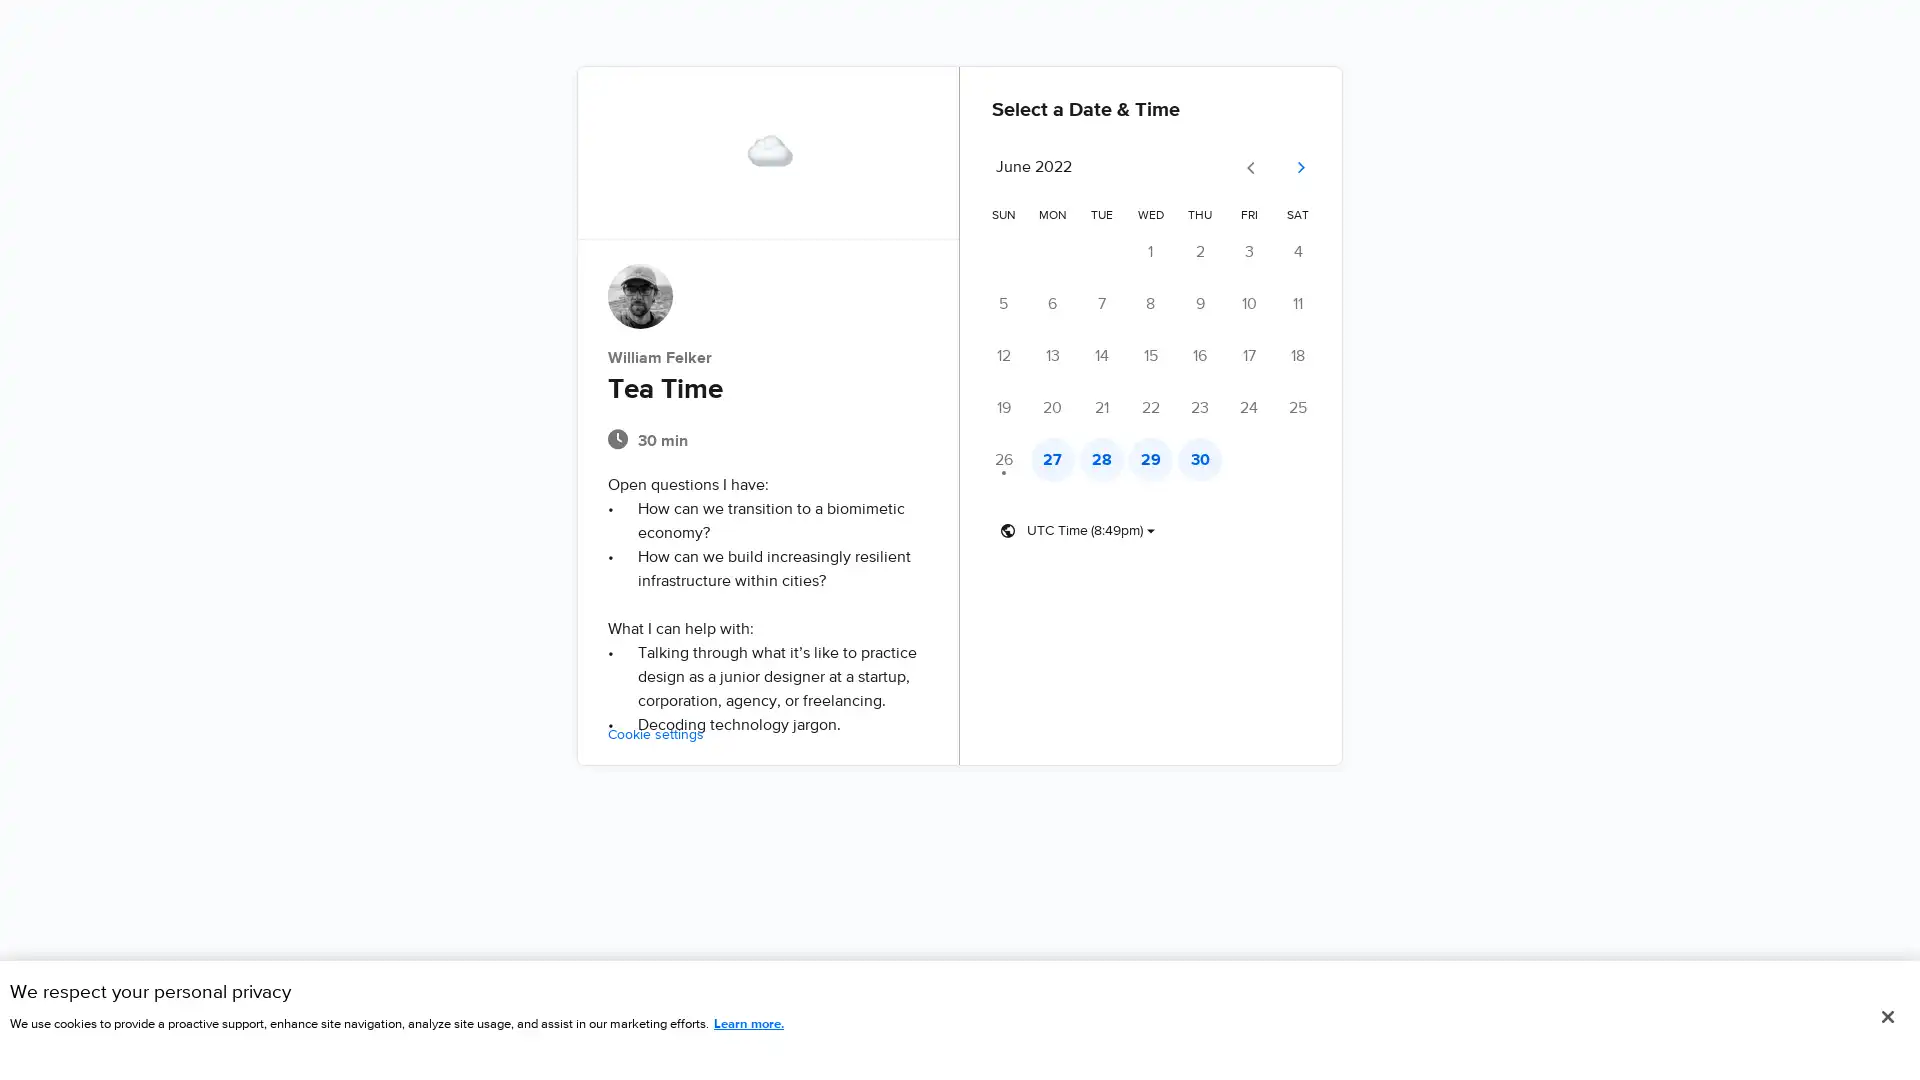  Describe the element at coordinates (1316, 167) in the screenshot. I see `Go to next month` at that location.